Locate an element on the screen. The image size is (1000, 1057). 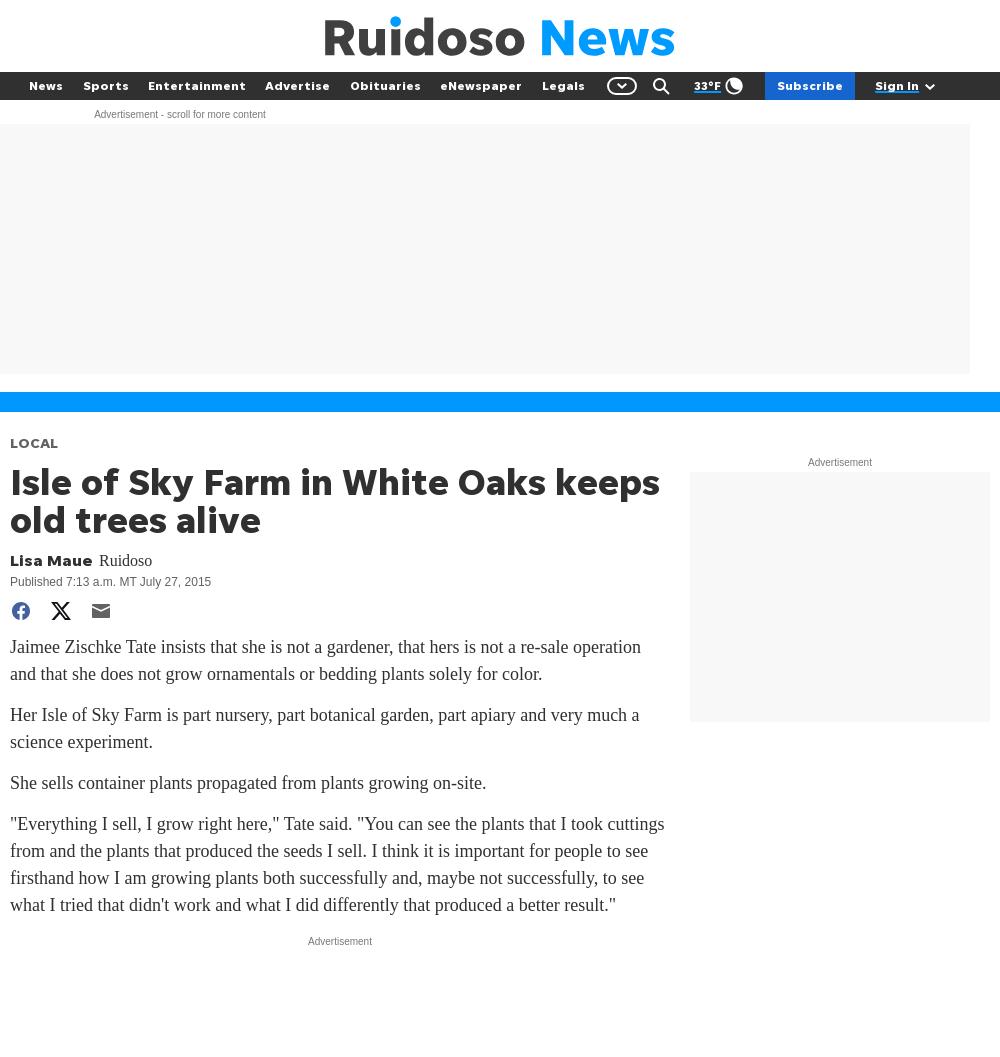
'Sports' is located at coordinates (104, 84).